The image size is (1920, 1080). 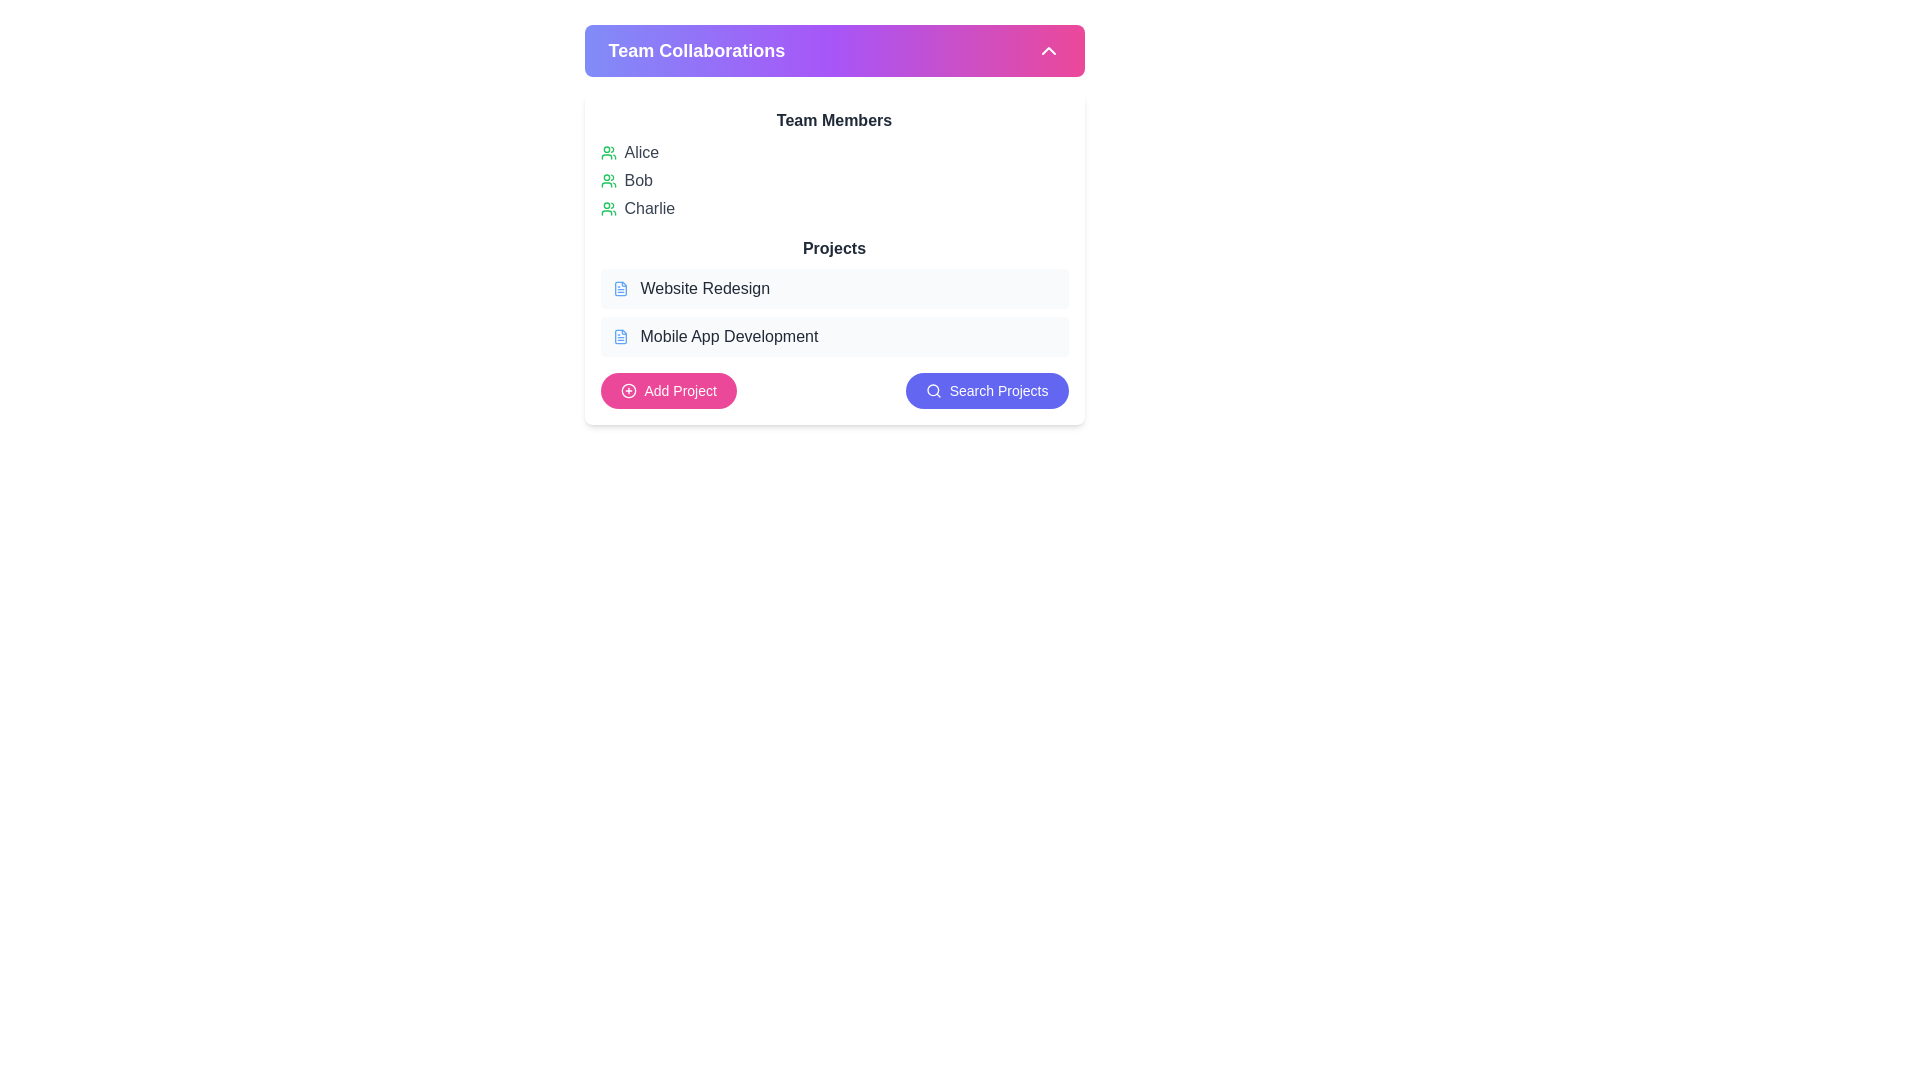 What do you see at coordinates (607, 208) in the screenshot?
I see `the icon representing 'Charlie' in the 'Team Members' list, located between 'Bob' and the 'Projects' section` at bounding box center [607, 208].